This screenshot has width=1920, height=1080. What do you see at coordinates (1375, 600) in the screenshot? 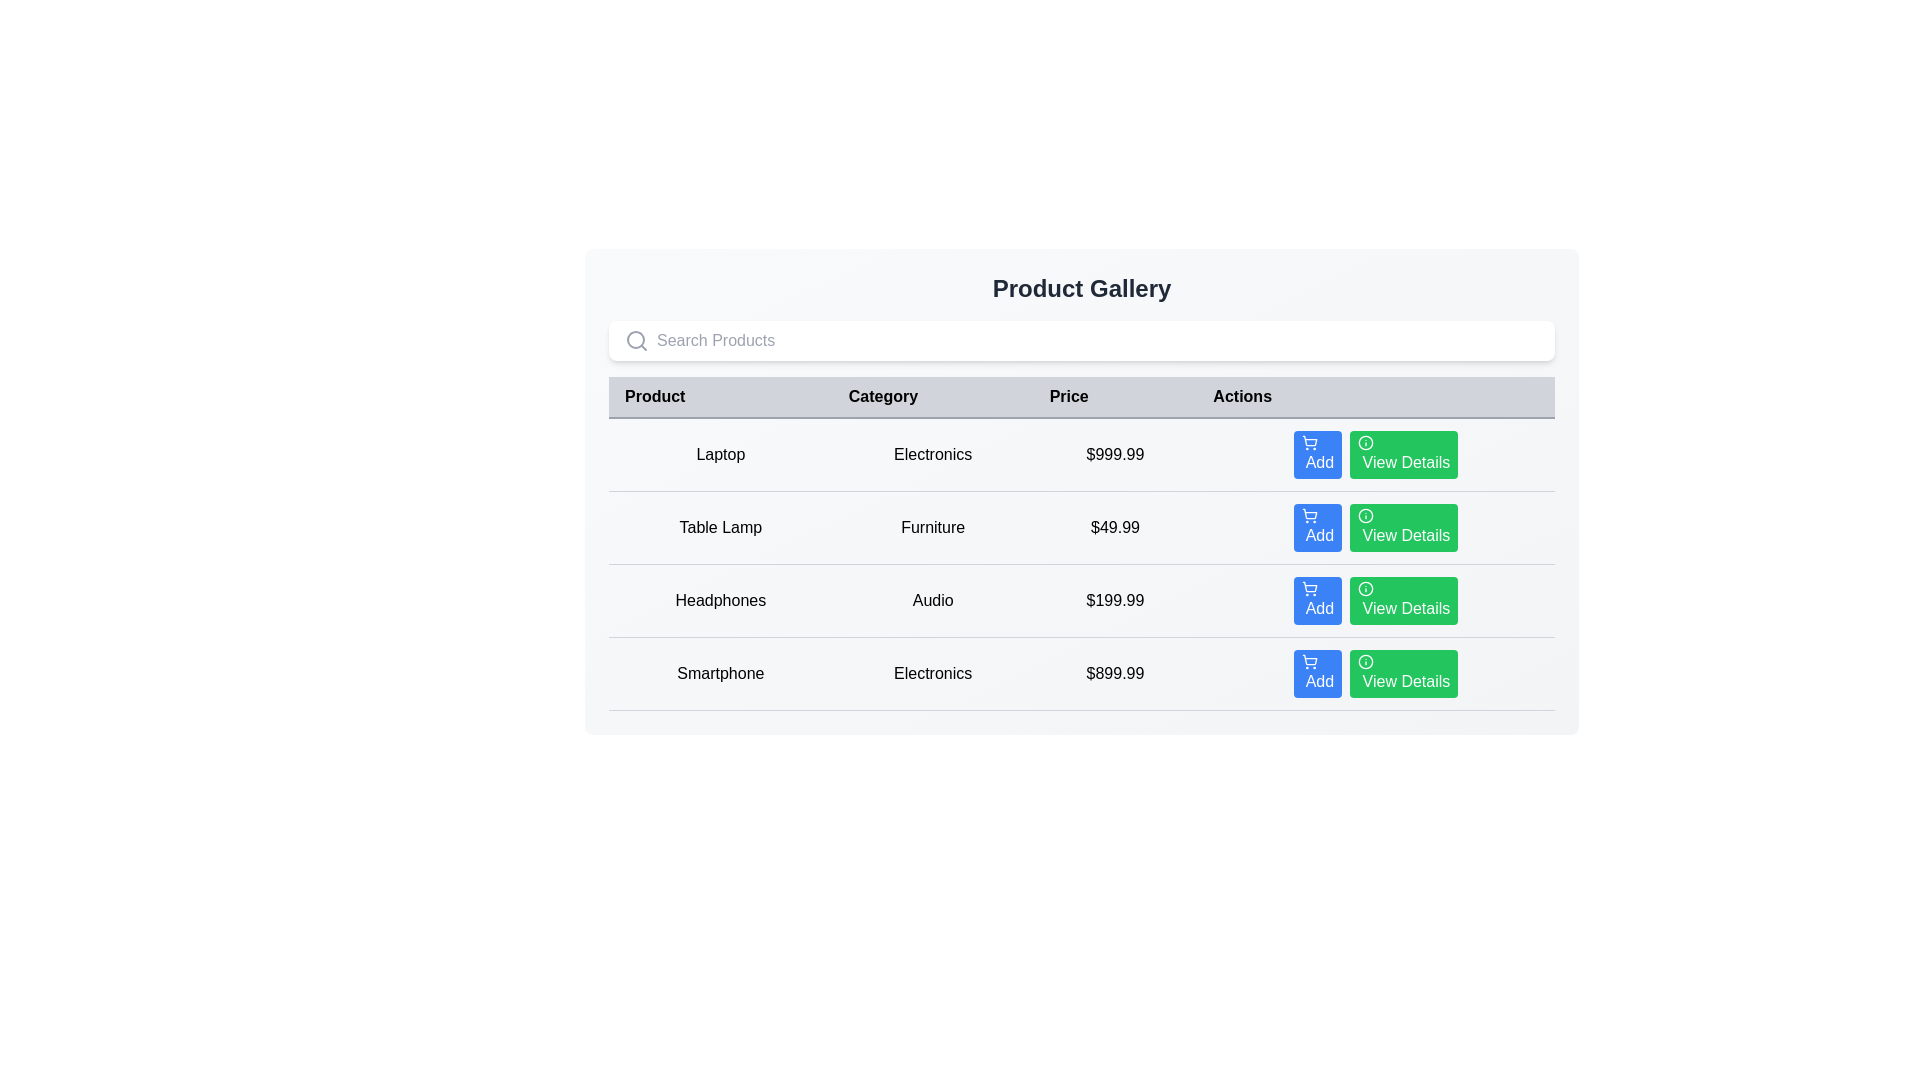
I see `the second button in the 'Actions' column of the 'Headphones' row` at bounding box center [1375, 600].